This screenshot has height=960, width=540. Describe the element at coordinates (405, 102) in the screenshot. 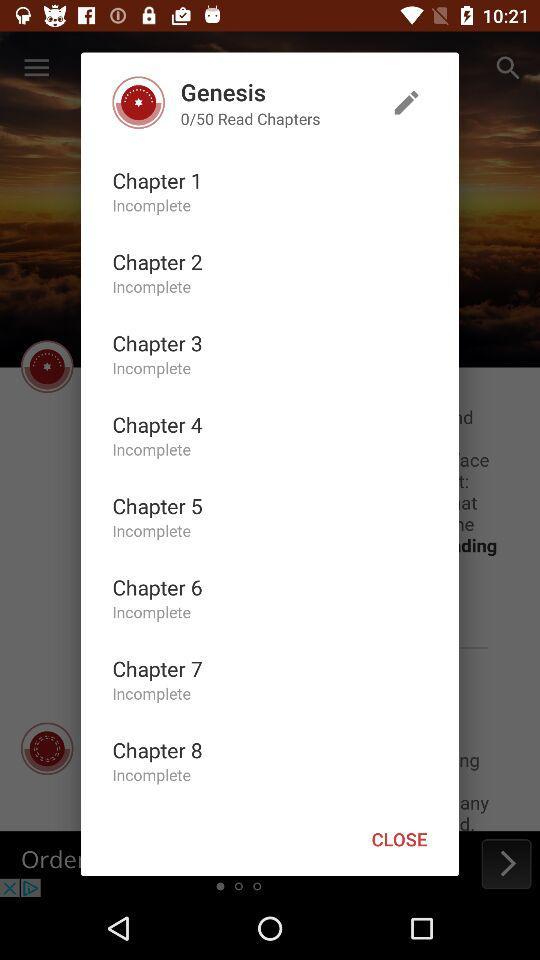

I see `the icon at the top right corner` at that location.